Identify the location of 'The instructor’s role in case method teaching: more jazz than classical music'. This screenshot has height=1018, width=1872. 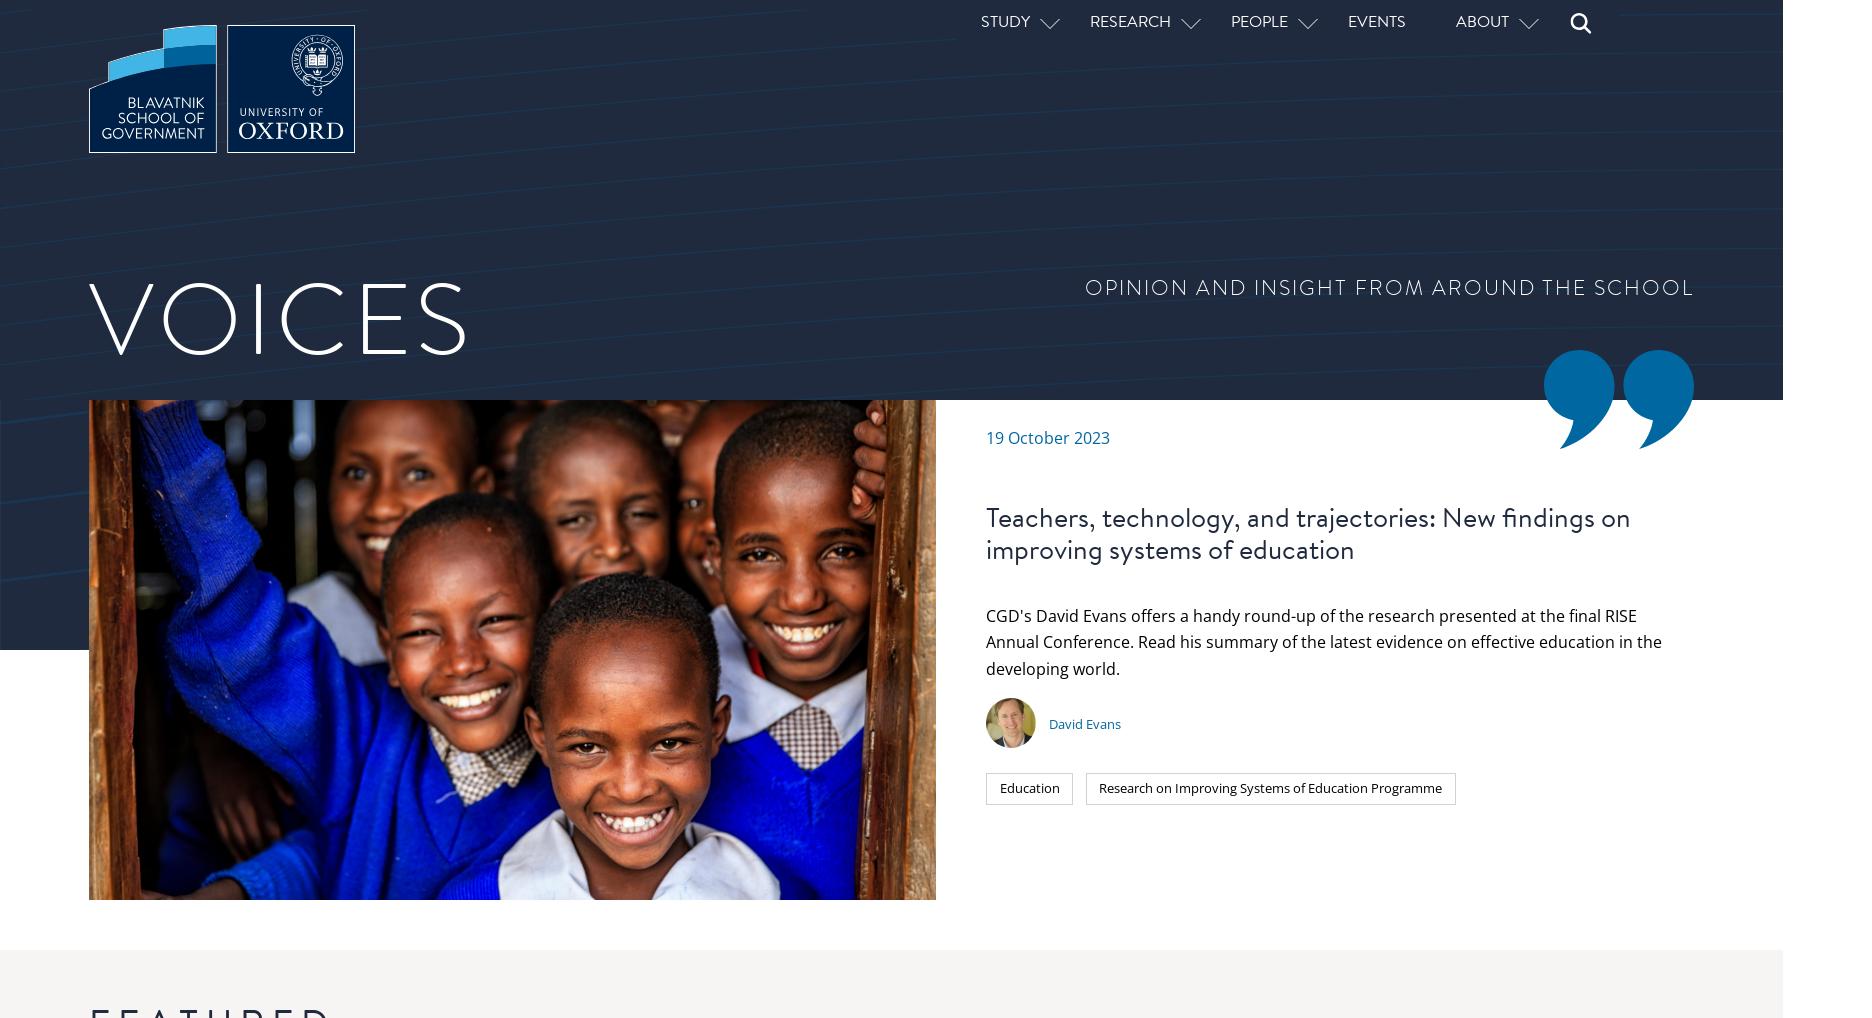
(1191, 766).